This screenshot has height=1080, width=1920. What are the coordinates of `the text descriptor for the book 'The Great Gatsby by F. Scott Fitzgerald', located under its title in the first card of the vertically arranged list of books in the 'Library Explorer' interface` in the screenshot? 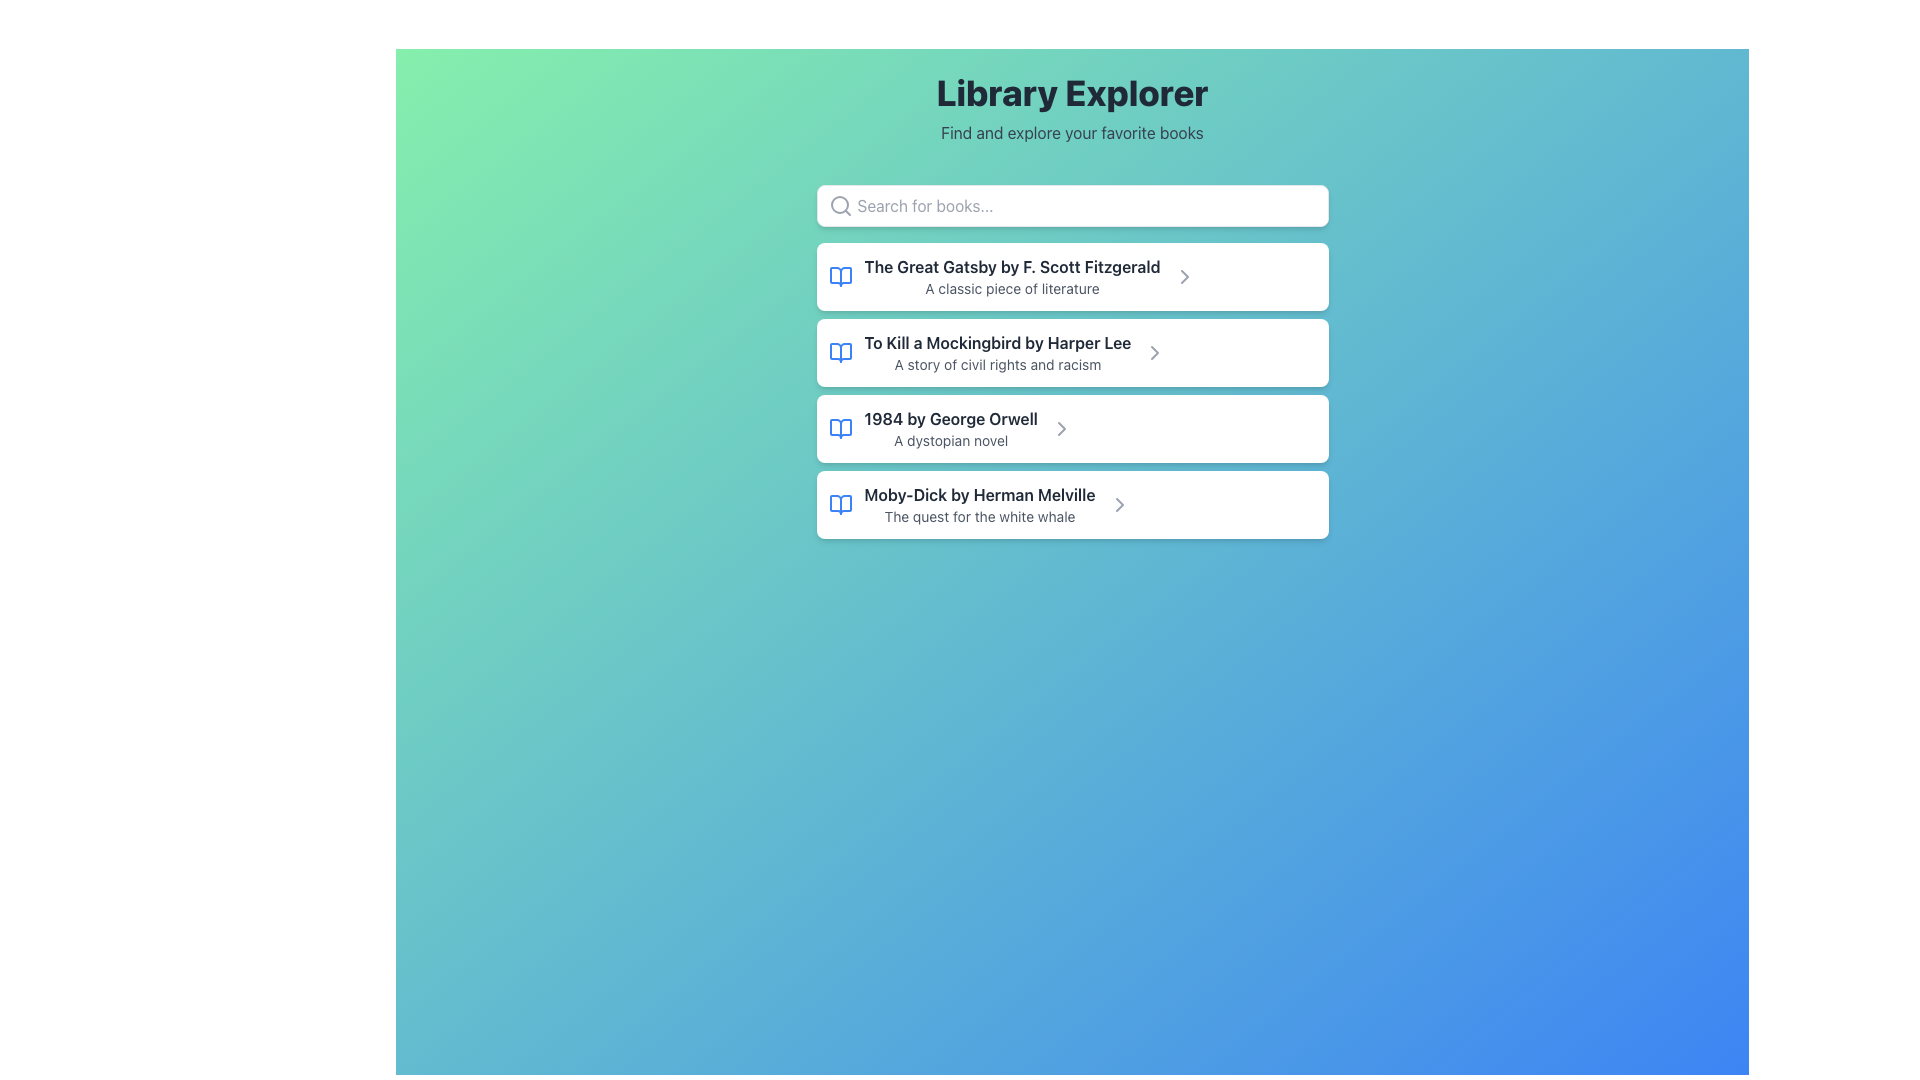 It's located at (1012, 289).